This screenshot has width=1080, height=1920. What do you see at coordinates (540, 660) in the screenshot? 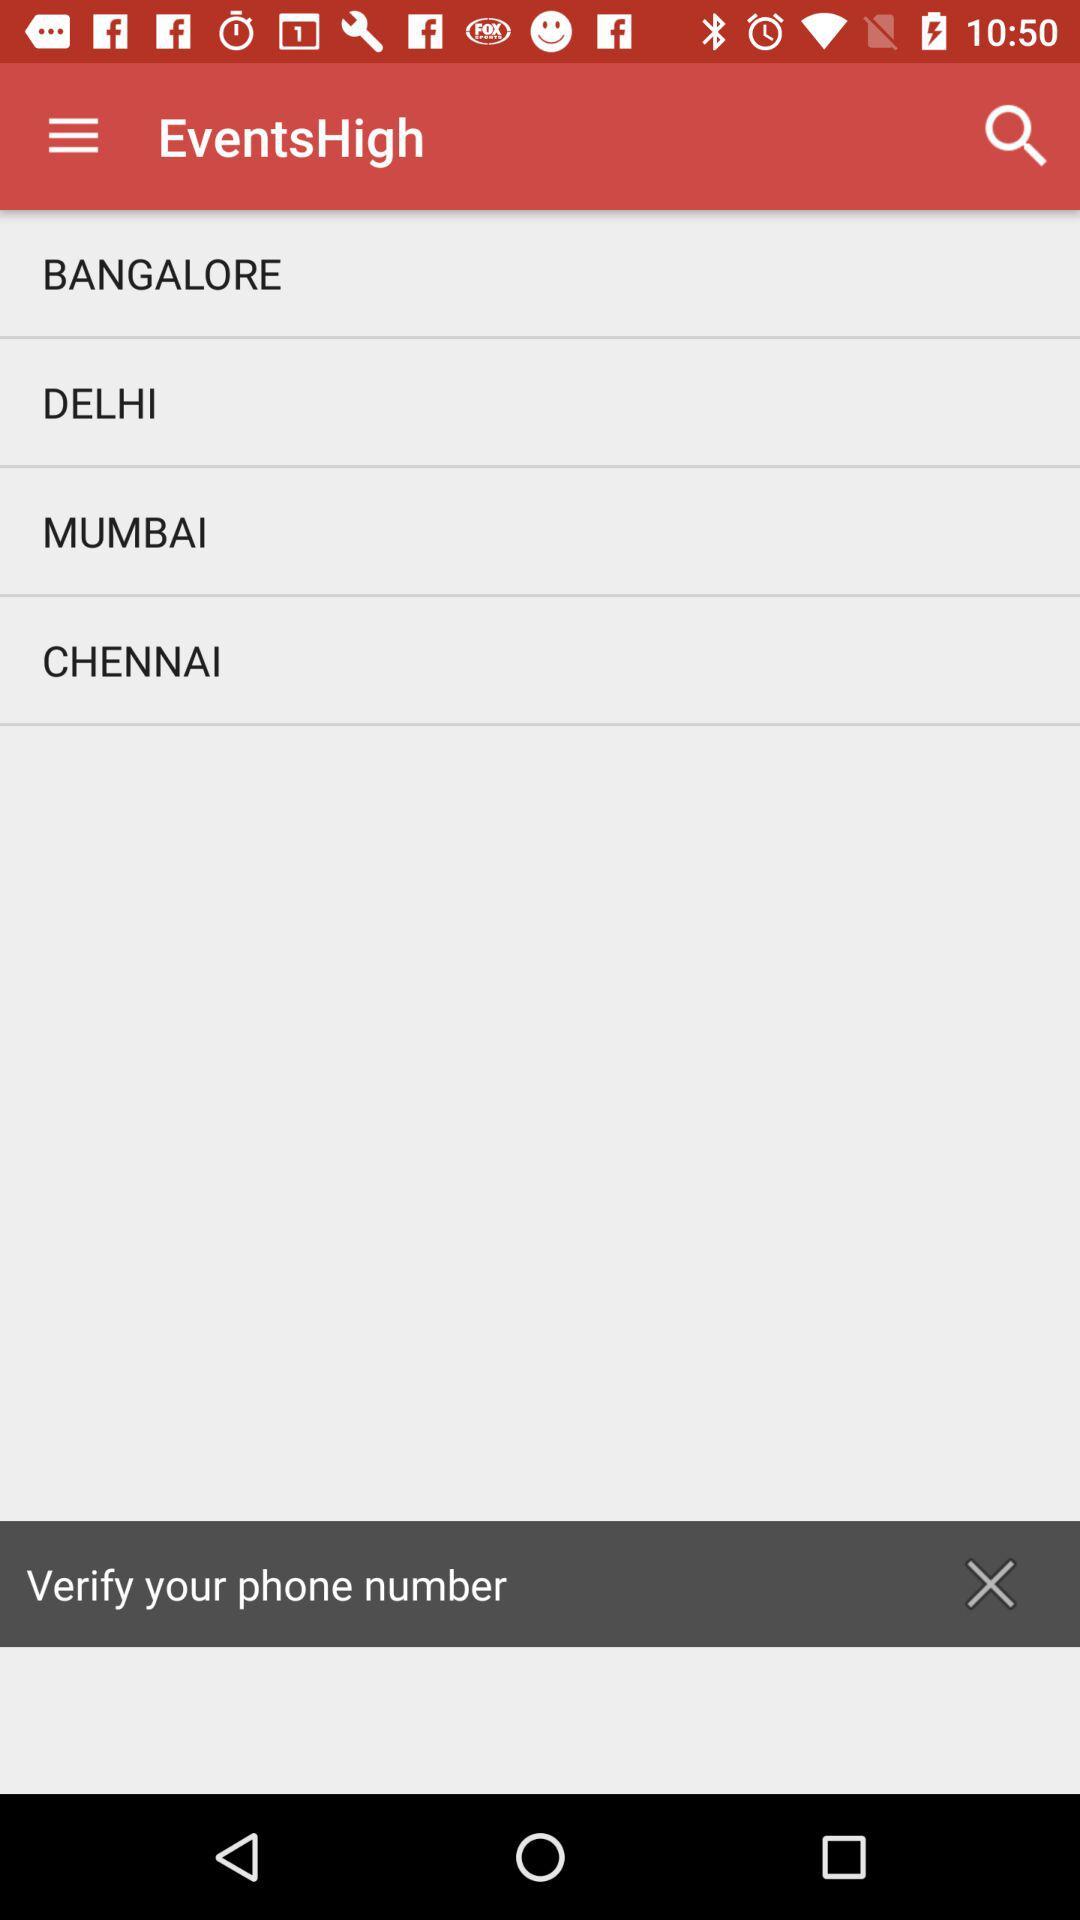
I see `chennai item` at bounding box center [540, 660].